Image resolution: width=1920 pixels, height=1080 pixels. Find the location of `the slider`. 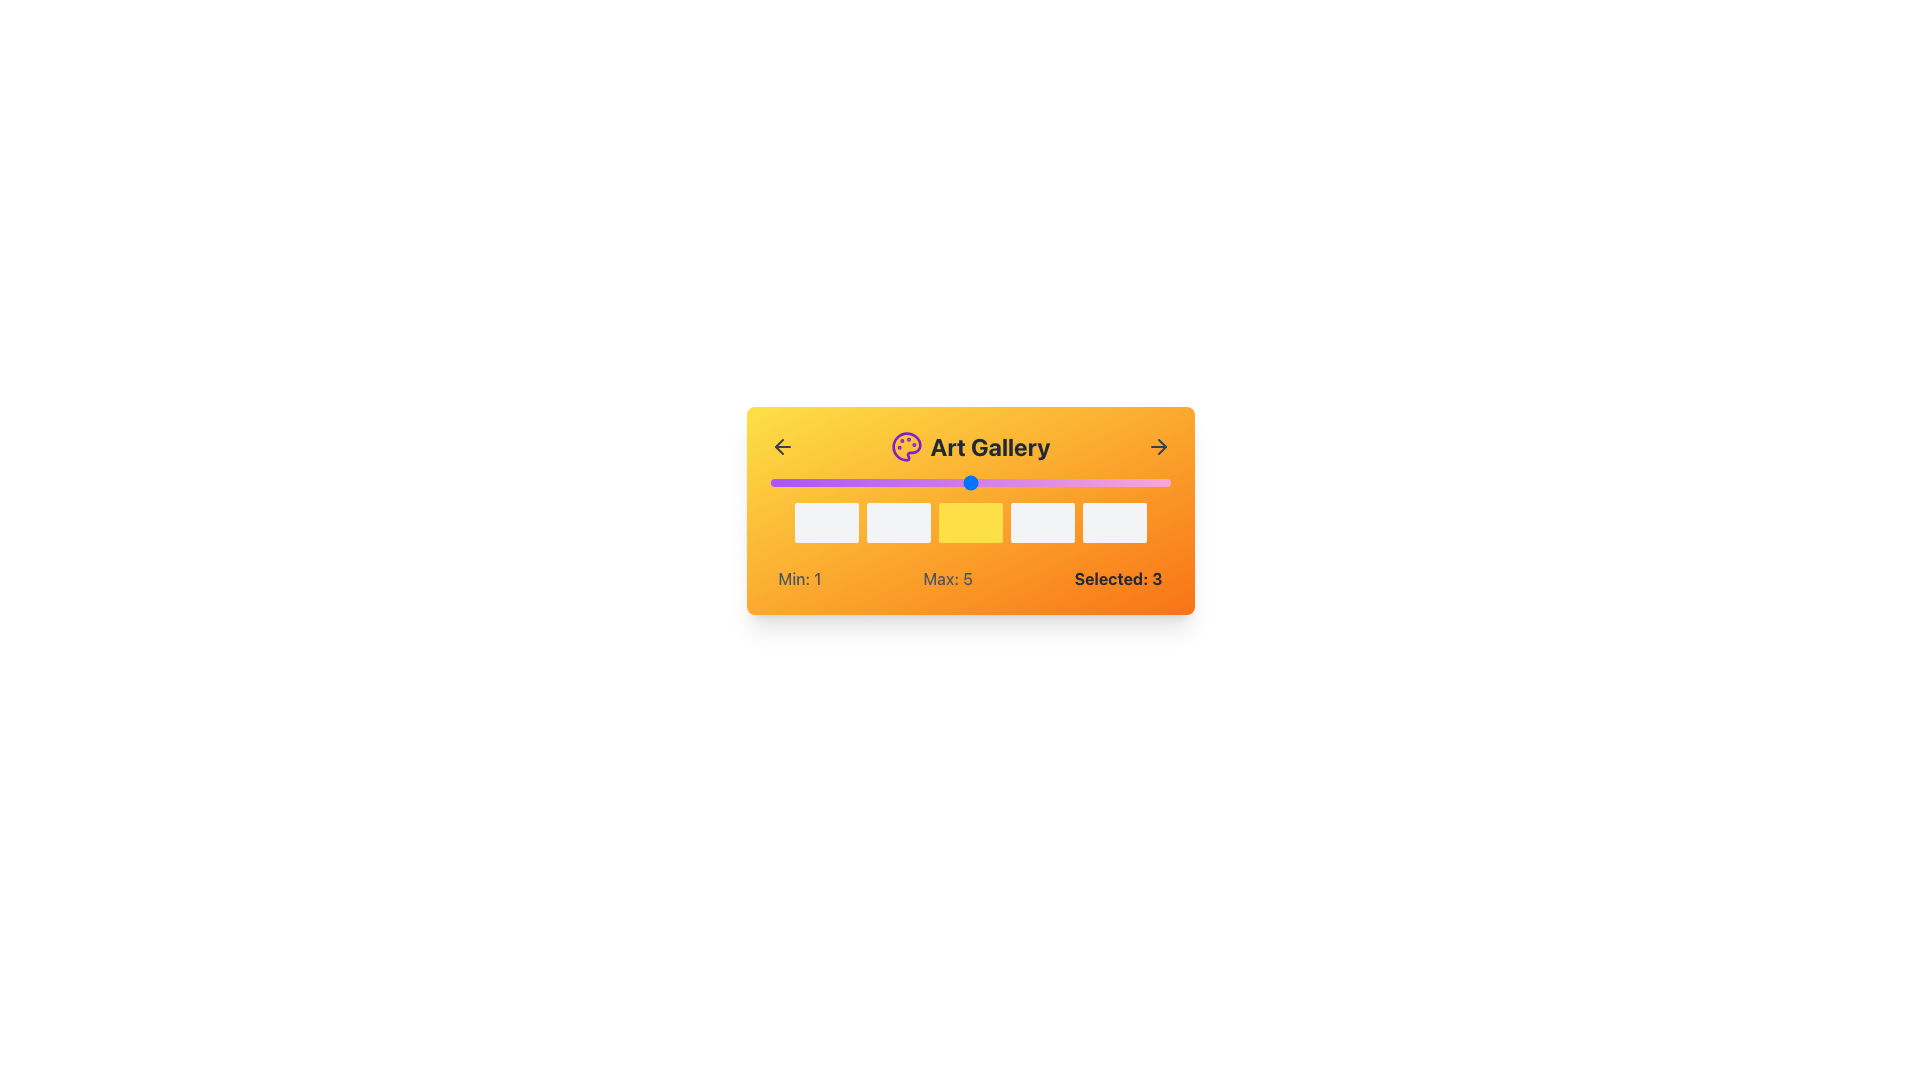

the slider is located at coordinates (1069, 482).